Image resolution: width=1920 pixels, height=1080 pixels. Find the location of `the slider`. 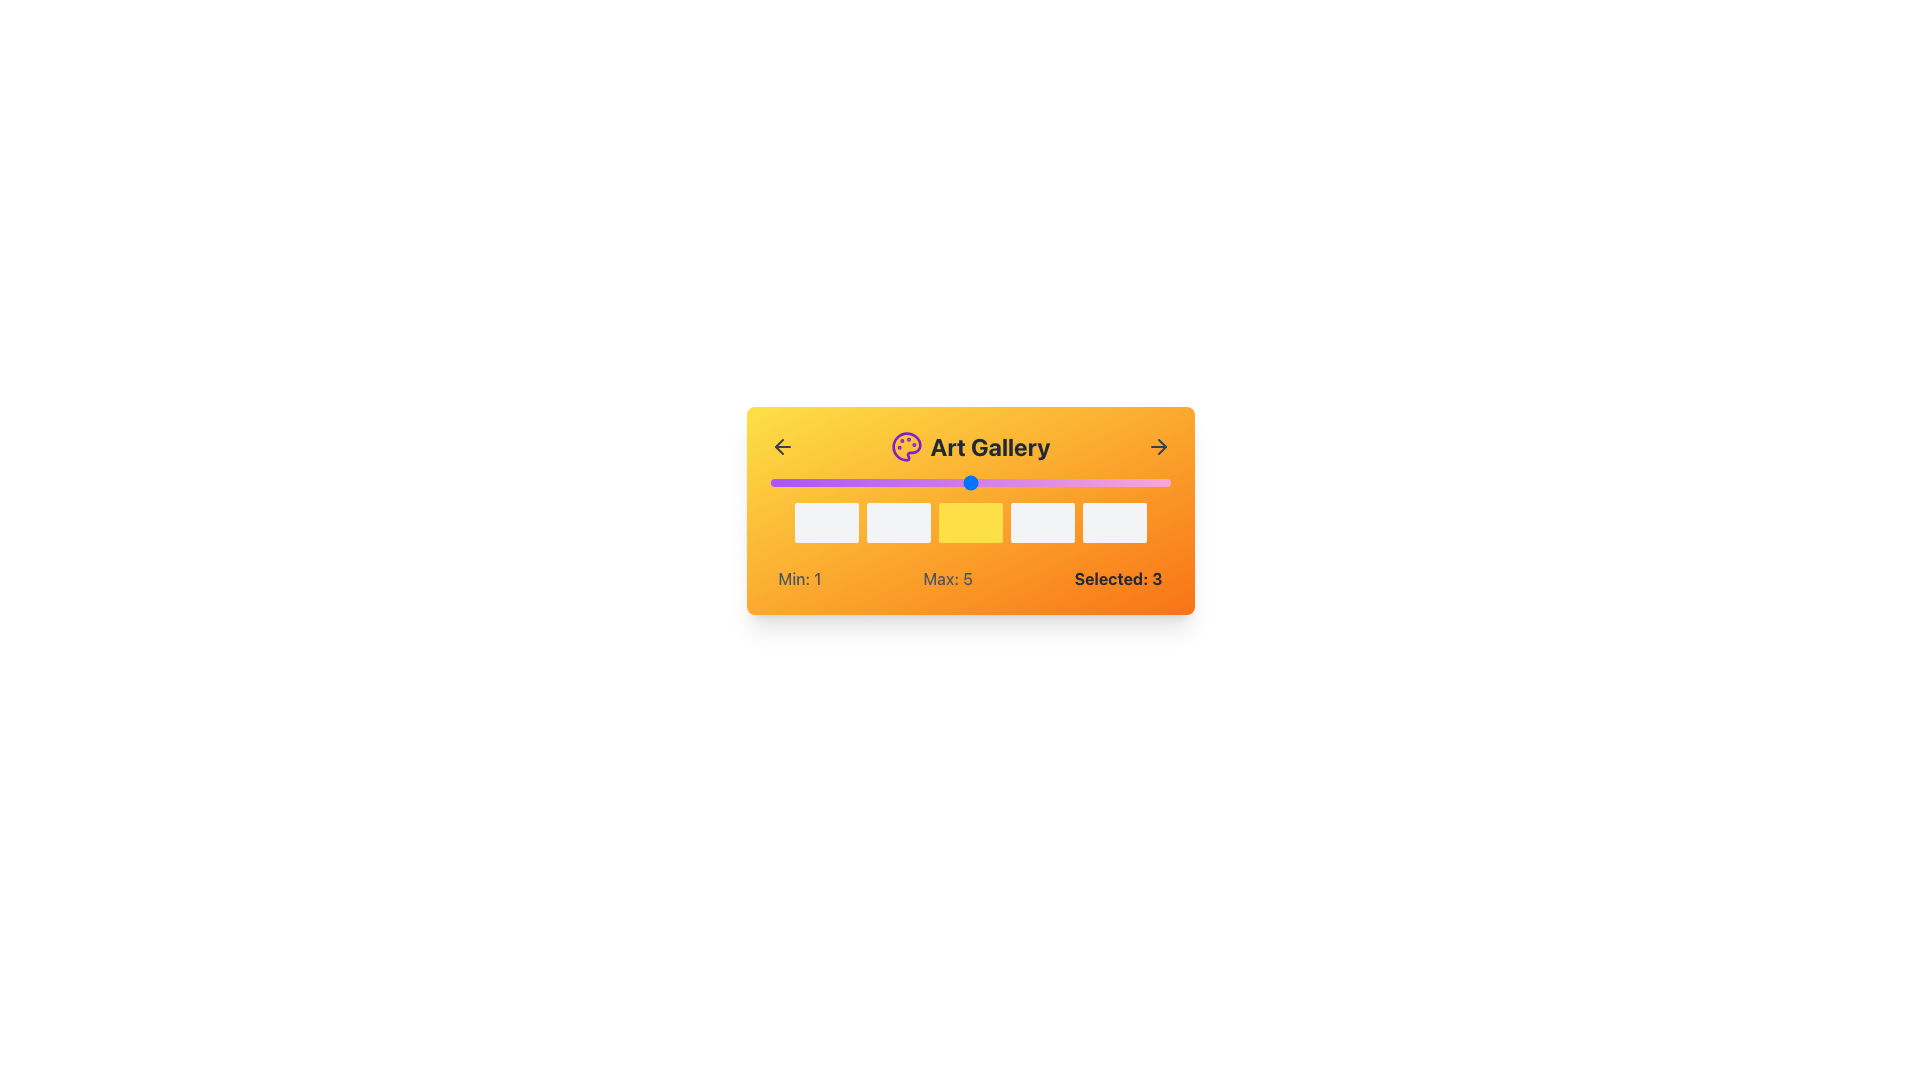

the slider is located at coordinates (1069, 482).